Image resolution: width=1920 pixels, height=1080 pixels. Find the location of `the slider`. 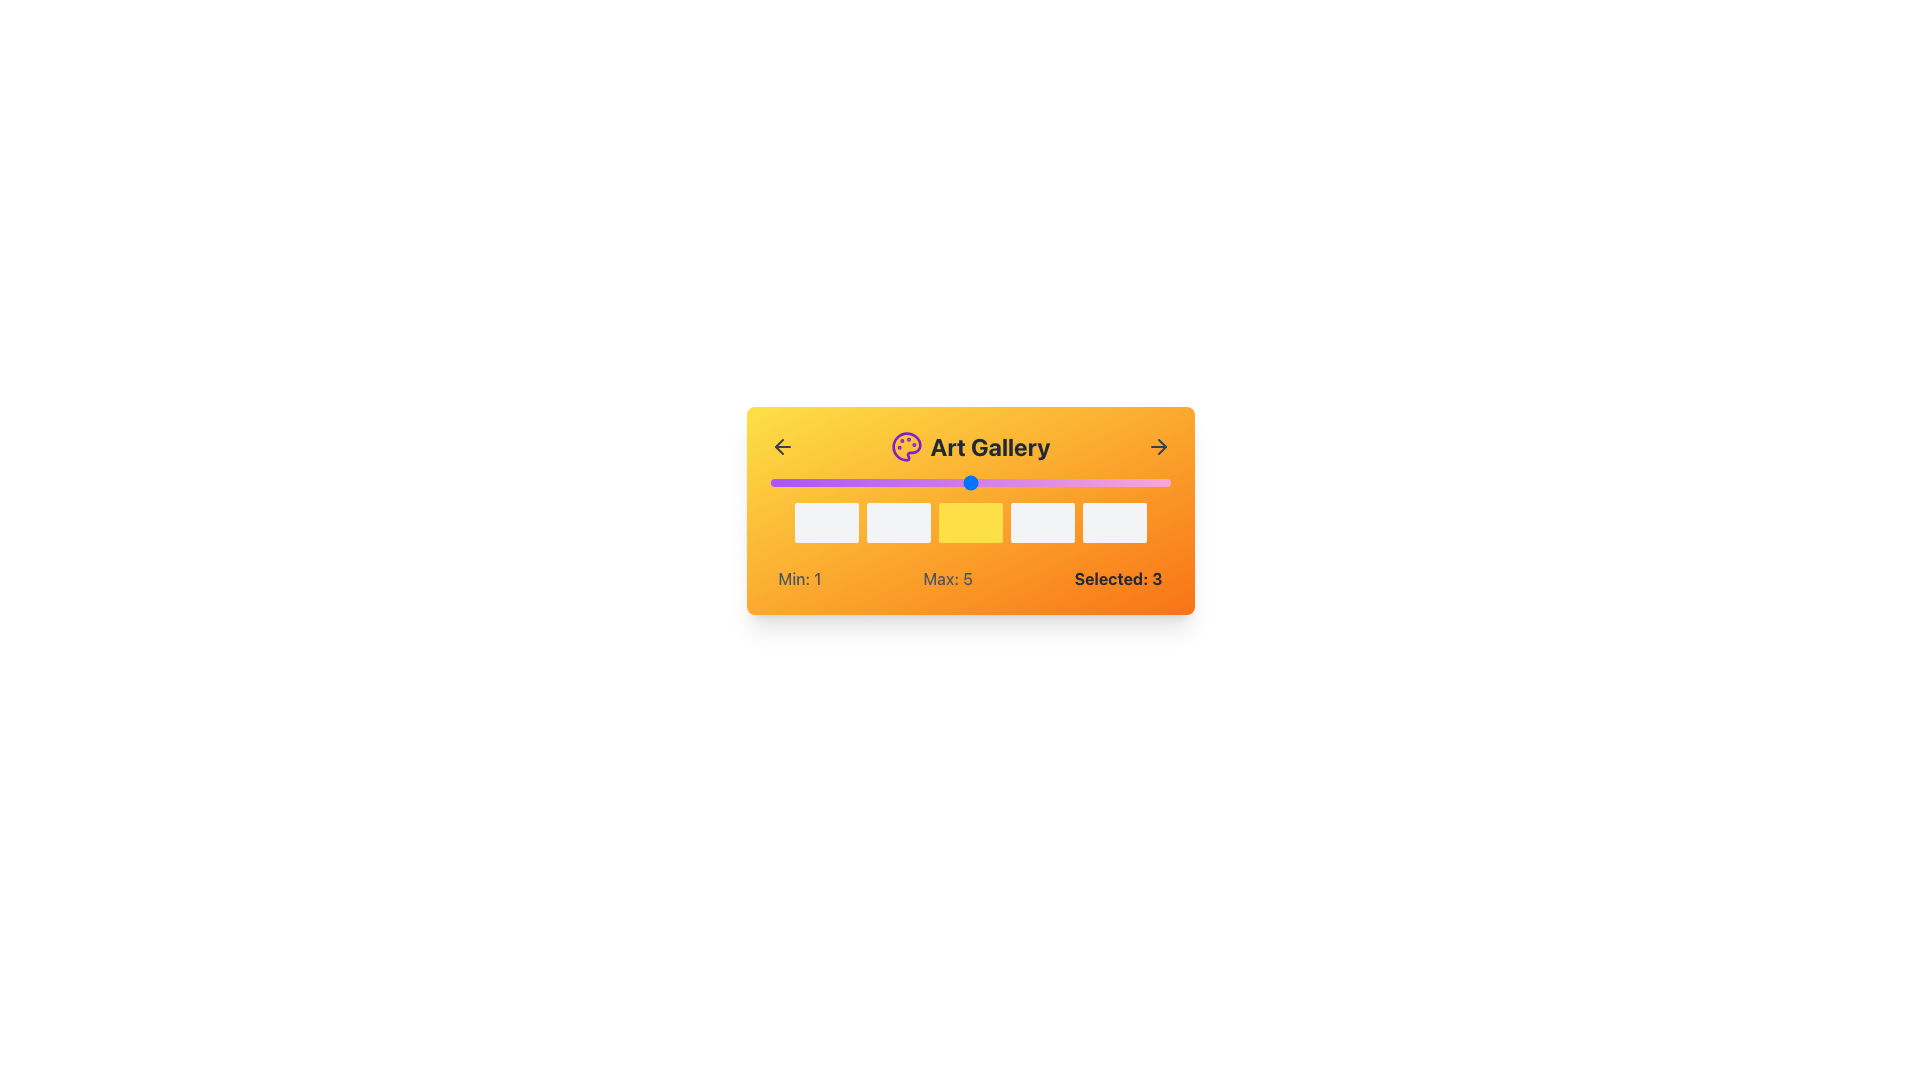

the slider is located at coordinates (1069, 482).